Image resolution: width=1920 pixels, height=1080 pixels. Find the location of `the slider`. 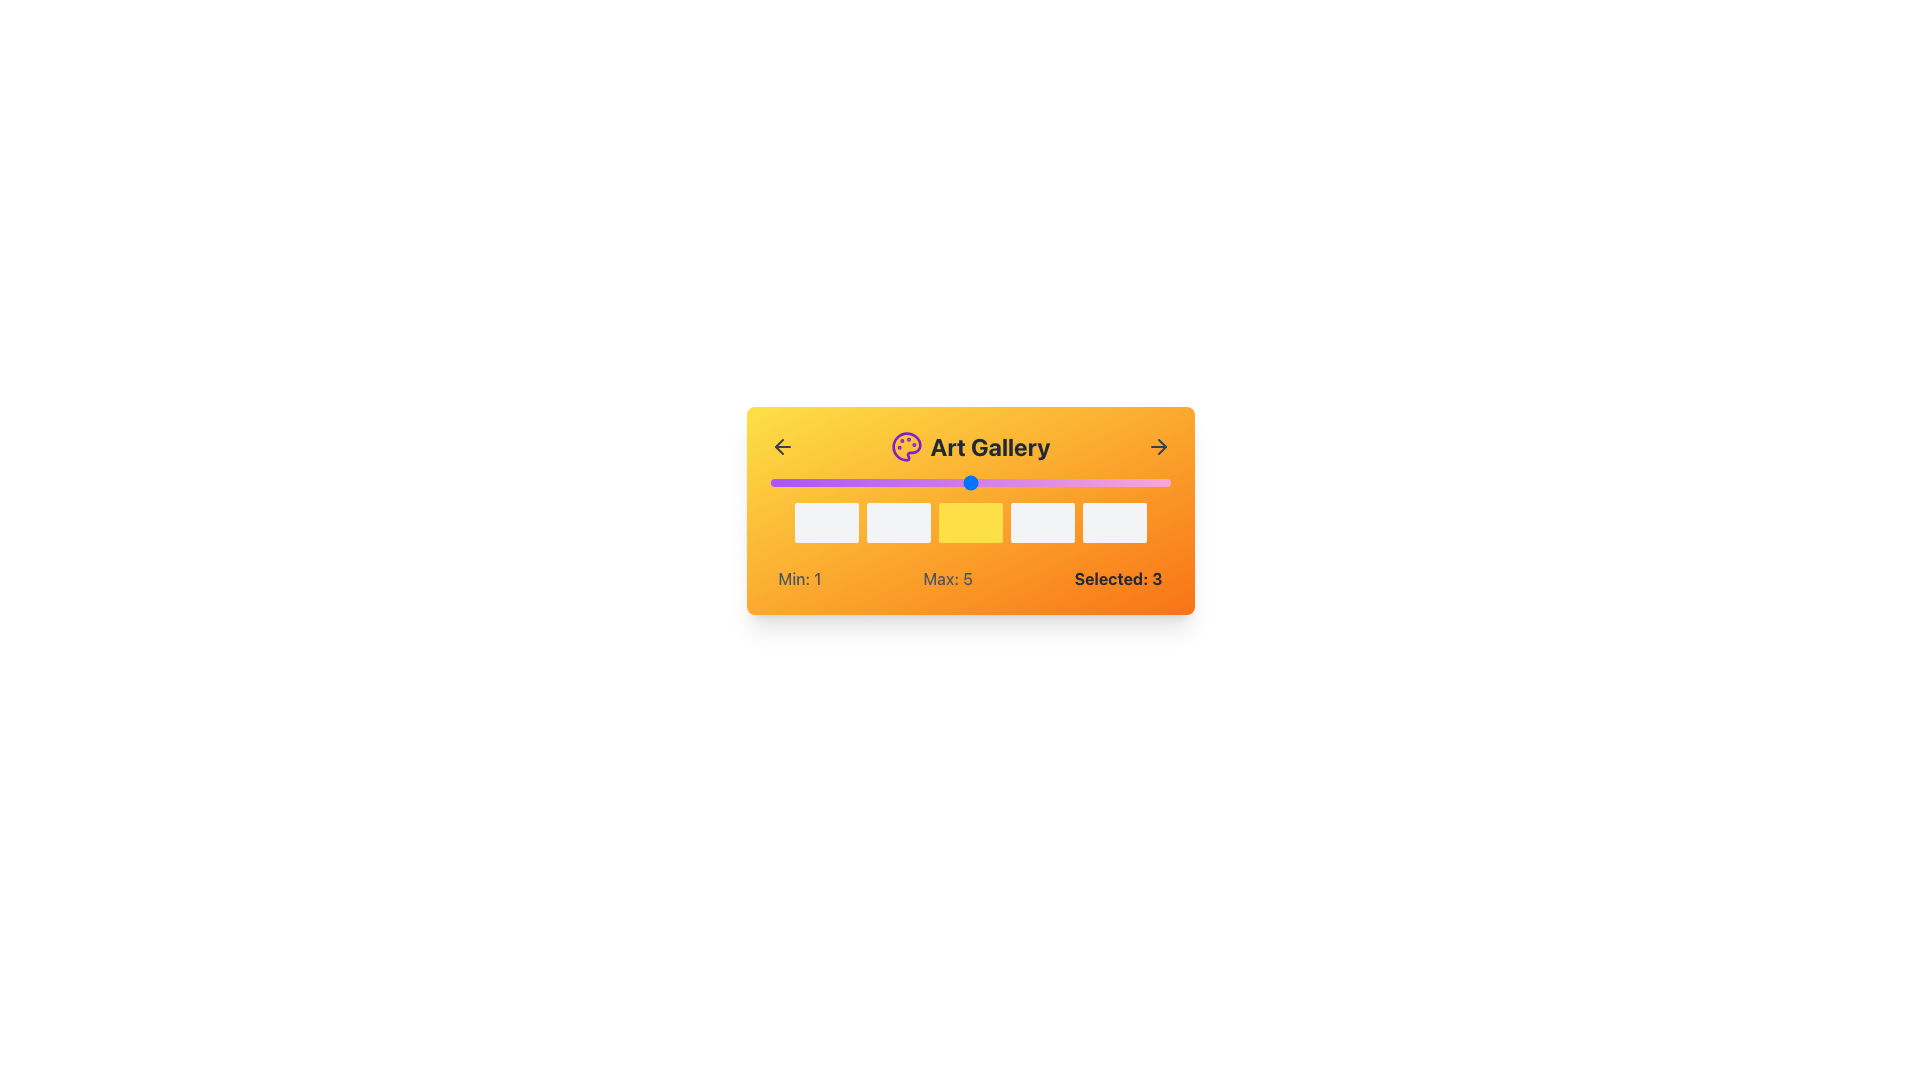

the slider is located at coordinates (1069, 482).